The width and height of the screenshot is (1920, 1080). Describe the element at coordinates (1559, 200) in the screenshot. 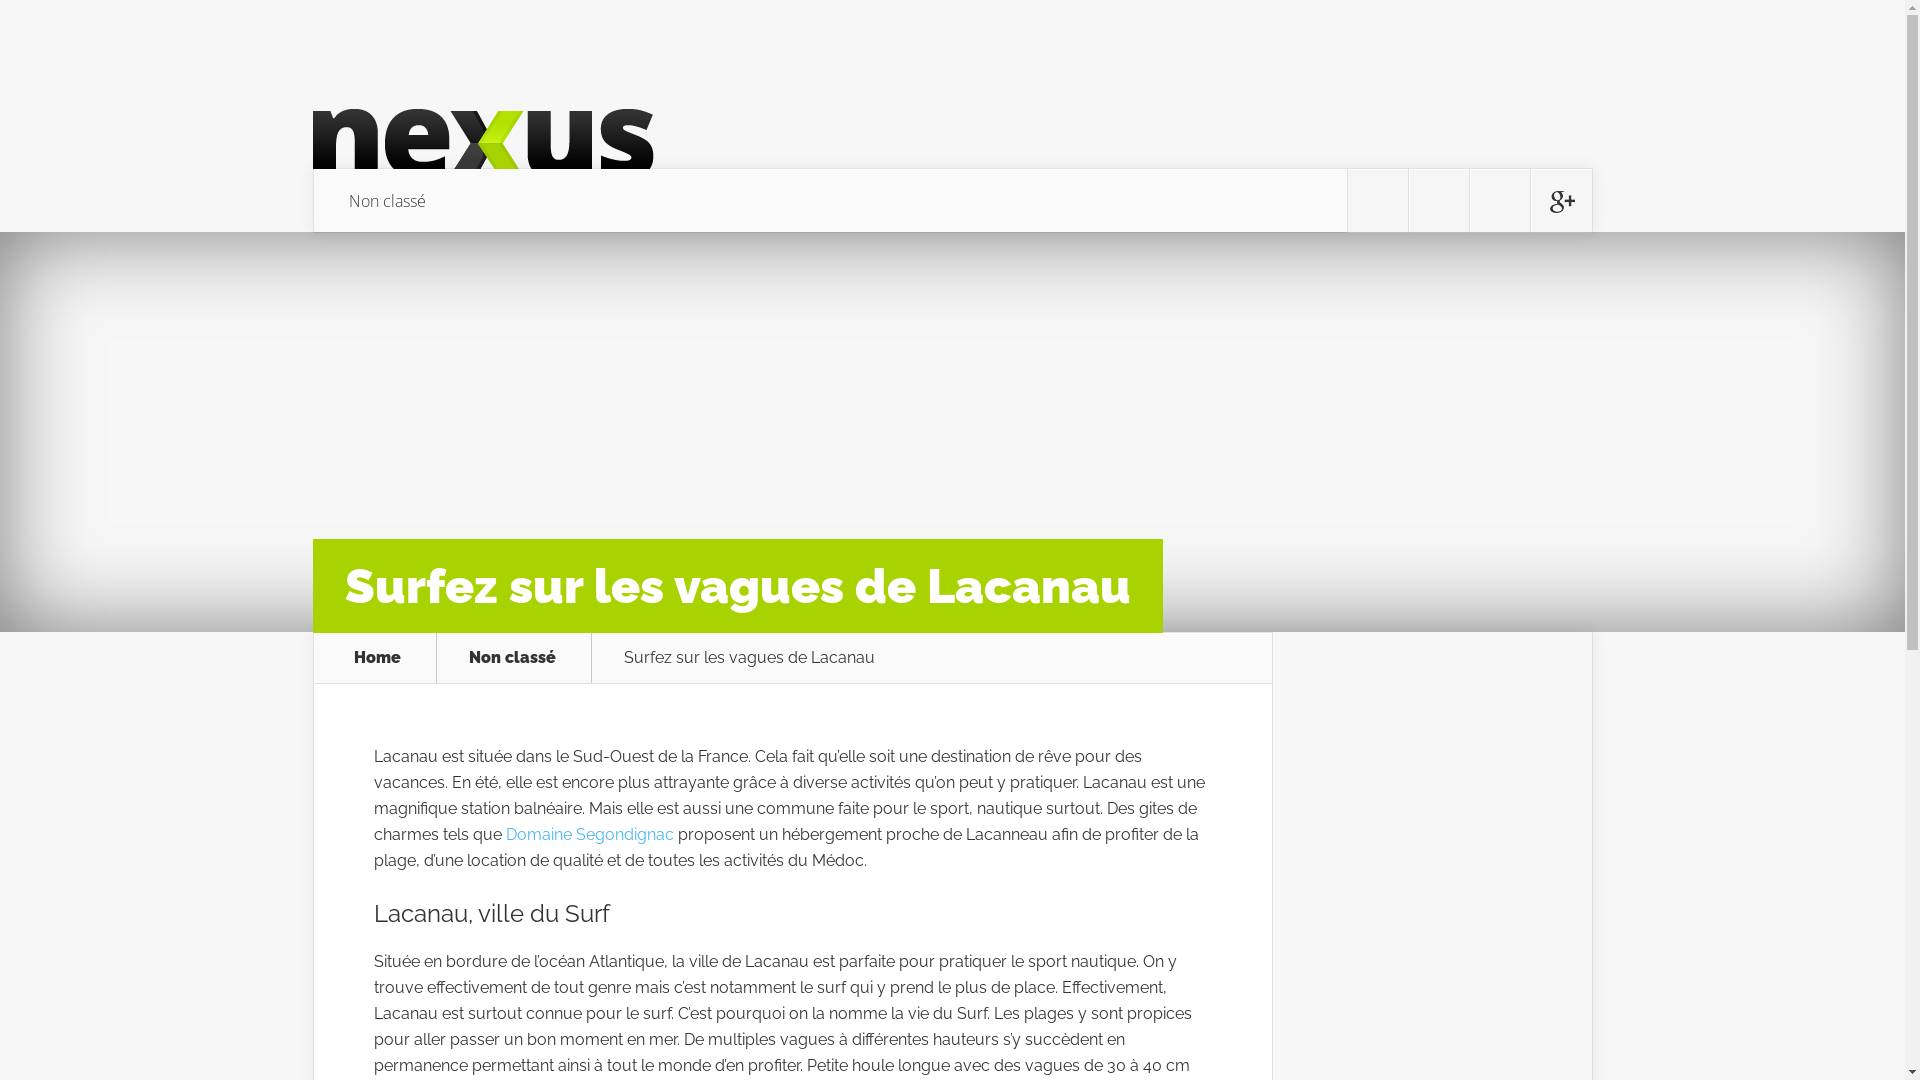

I see `'Follow Us On Google+'` at that location.